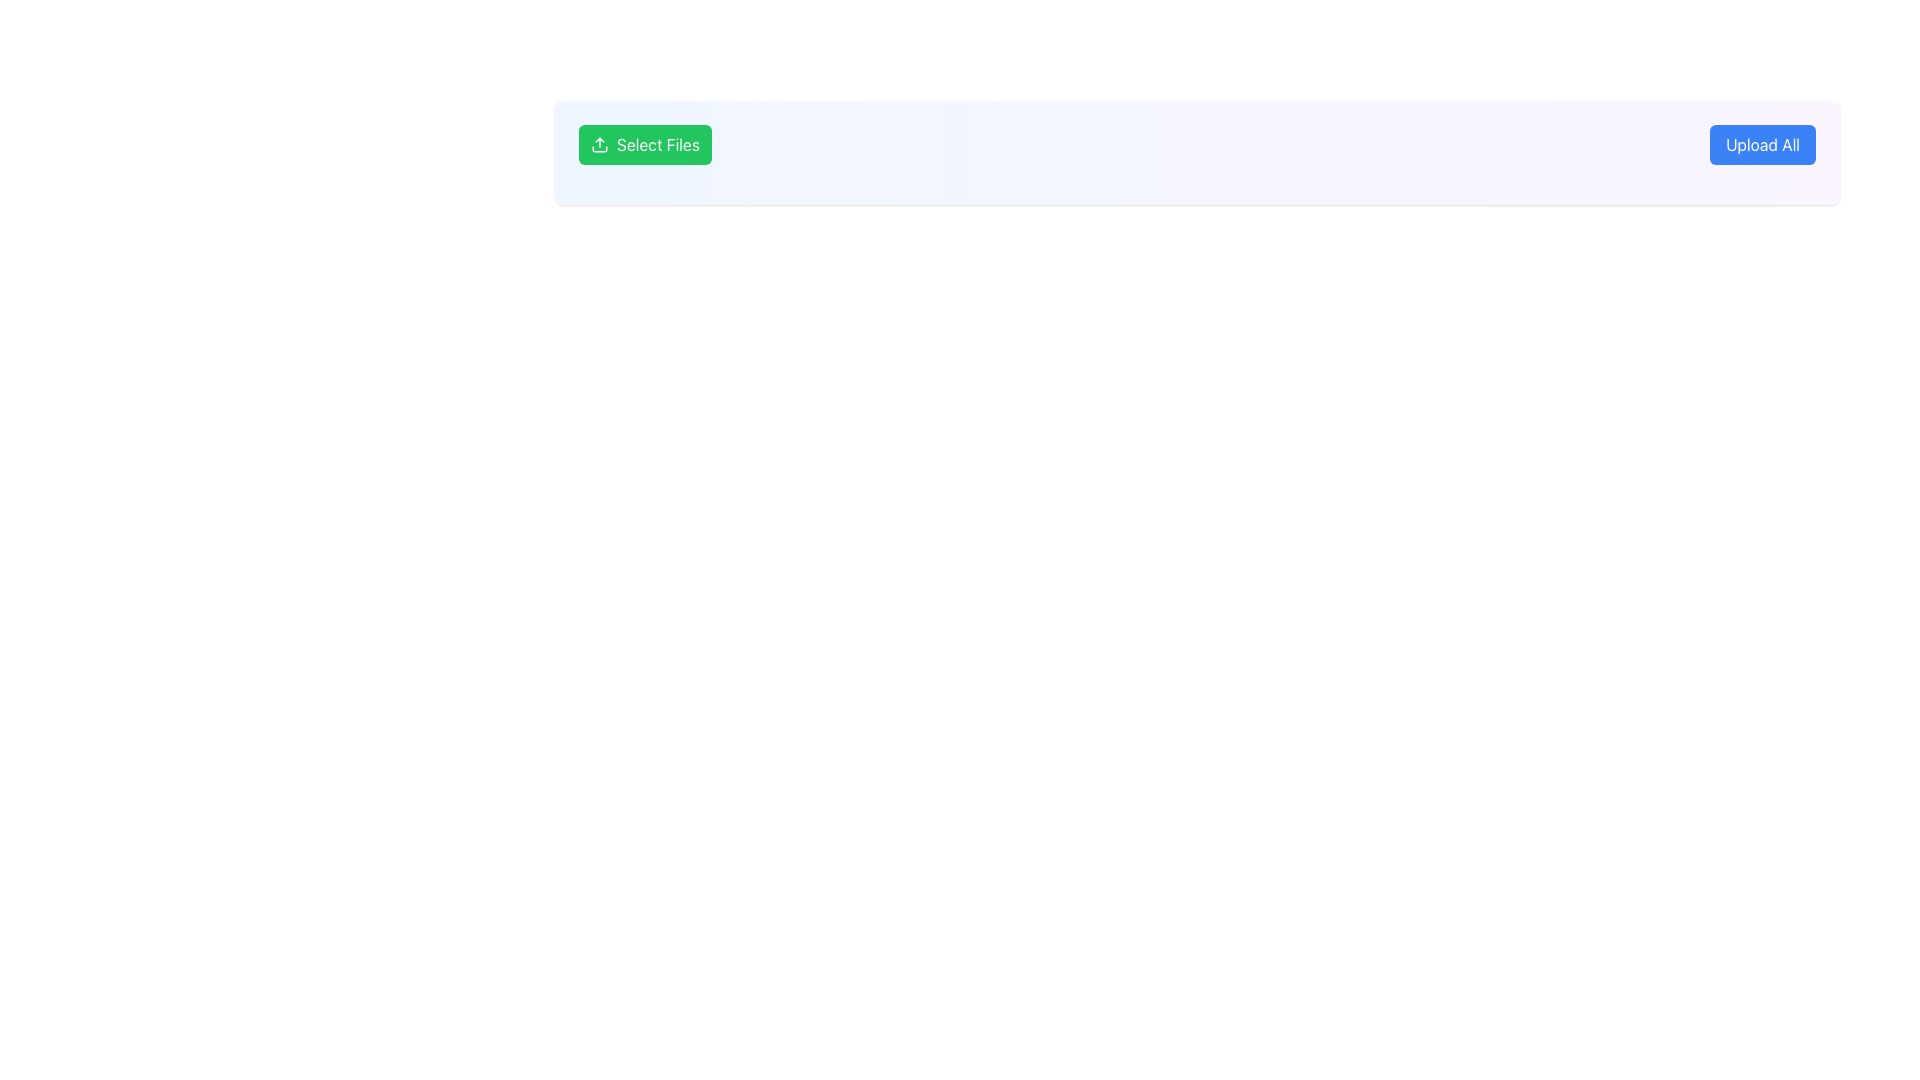 The image size is (1920, 1080). Describe the element at coordinates (599, 144) in the screenshot. I see `the SVG icon resembling an upload symbol` at that location.